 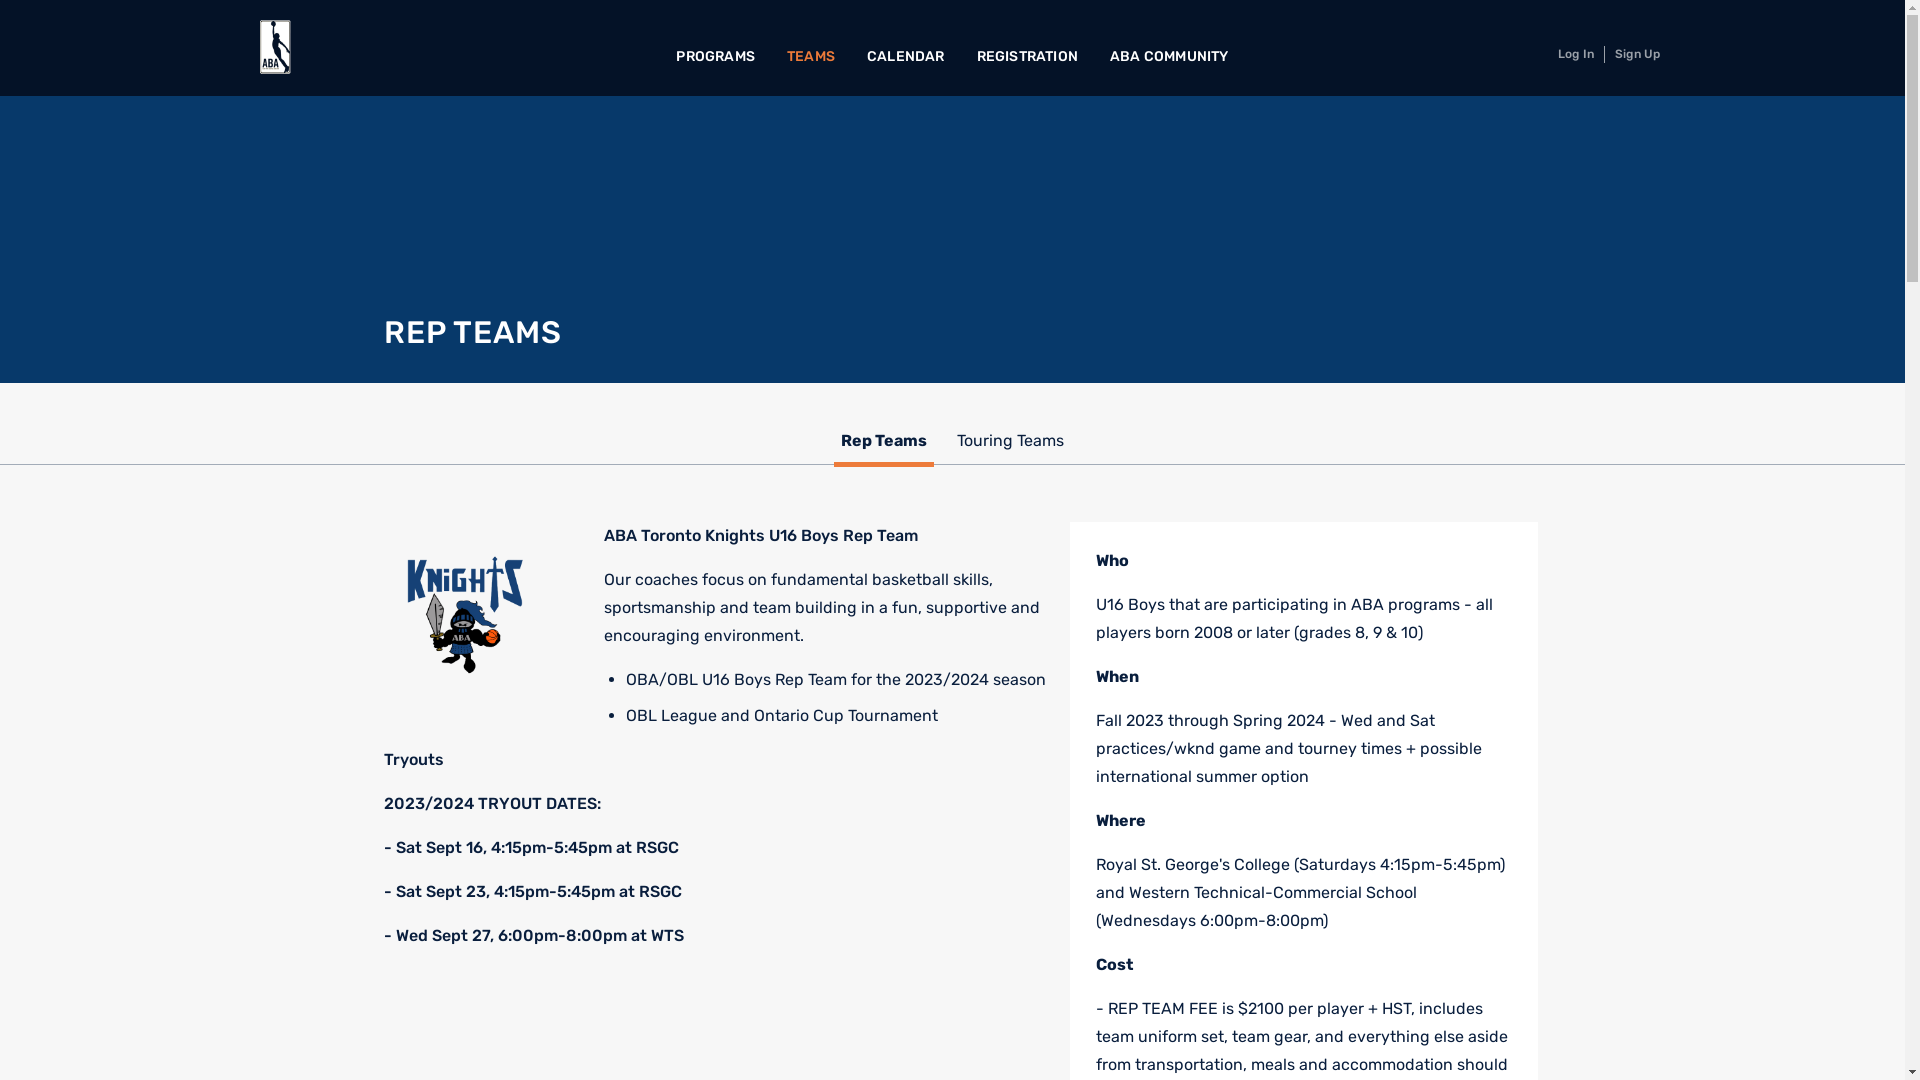 What do you see at coordinates (905, 56) in the screenshot?
I see `'CALENDAR'` at bounding box center [905, 56].